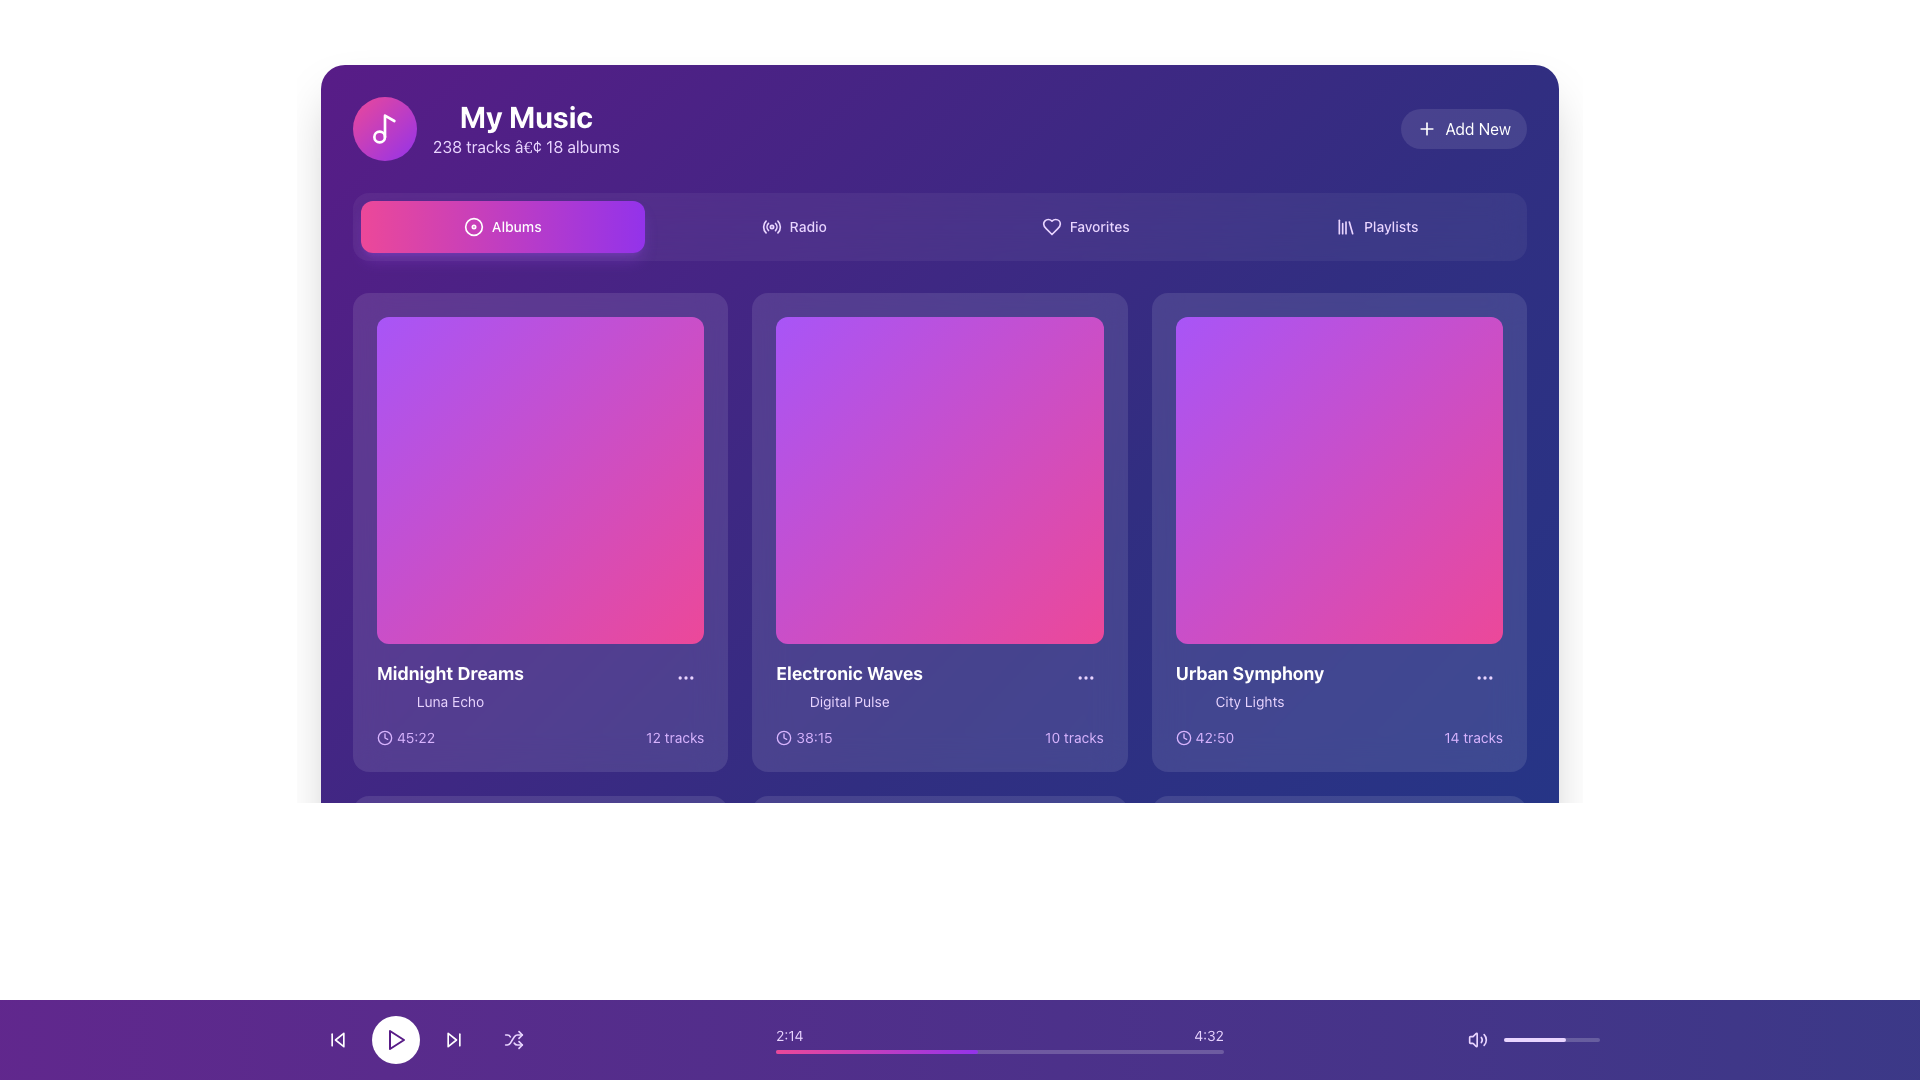 This screenshot has width=1920, height=1080. Describe the element at coordinates (1084, 226) in the screenshot. I see `the 'Favorites' button, which is the third button in the top-centered navigation bar, to activate the hover effect` at that location.